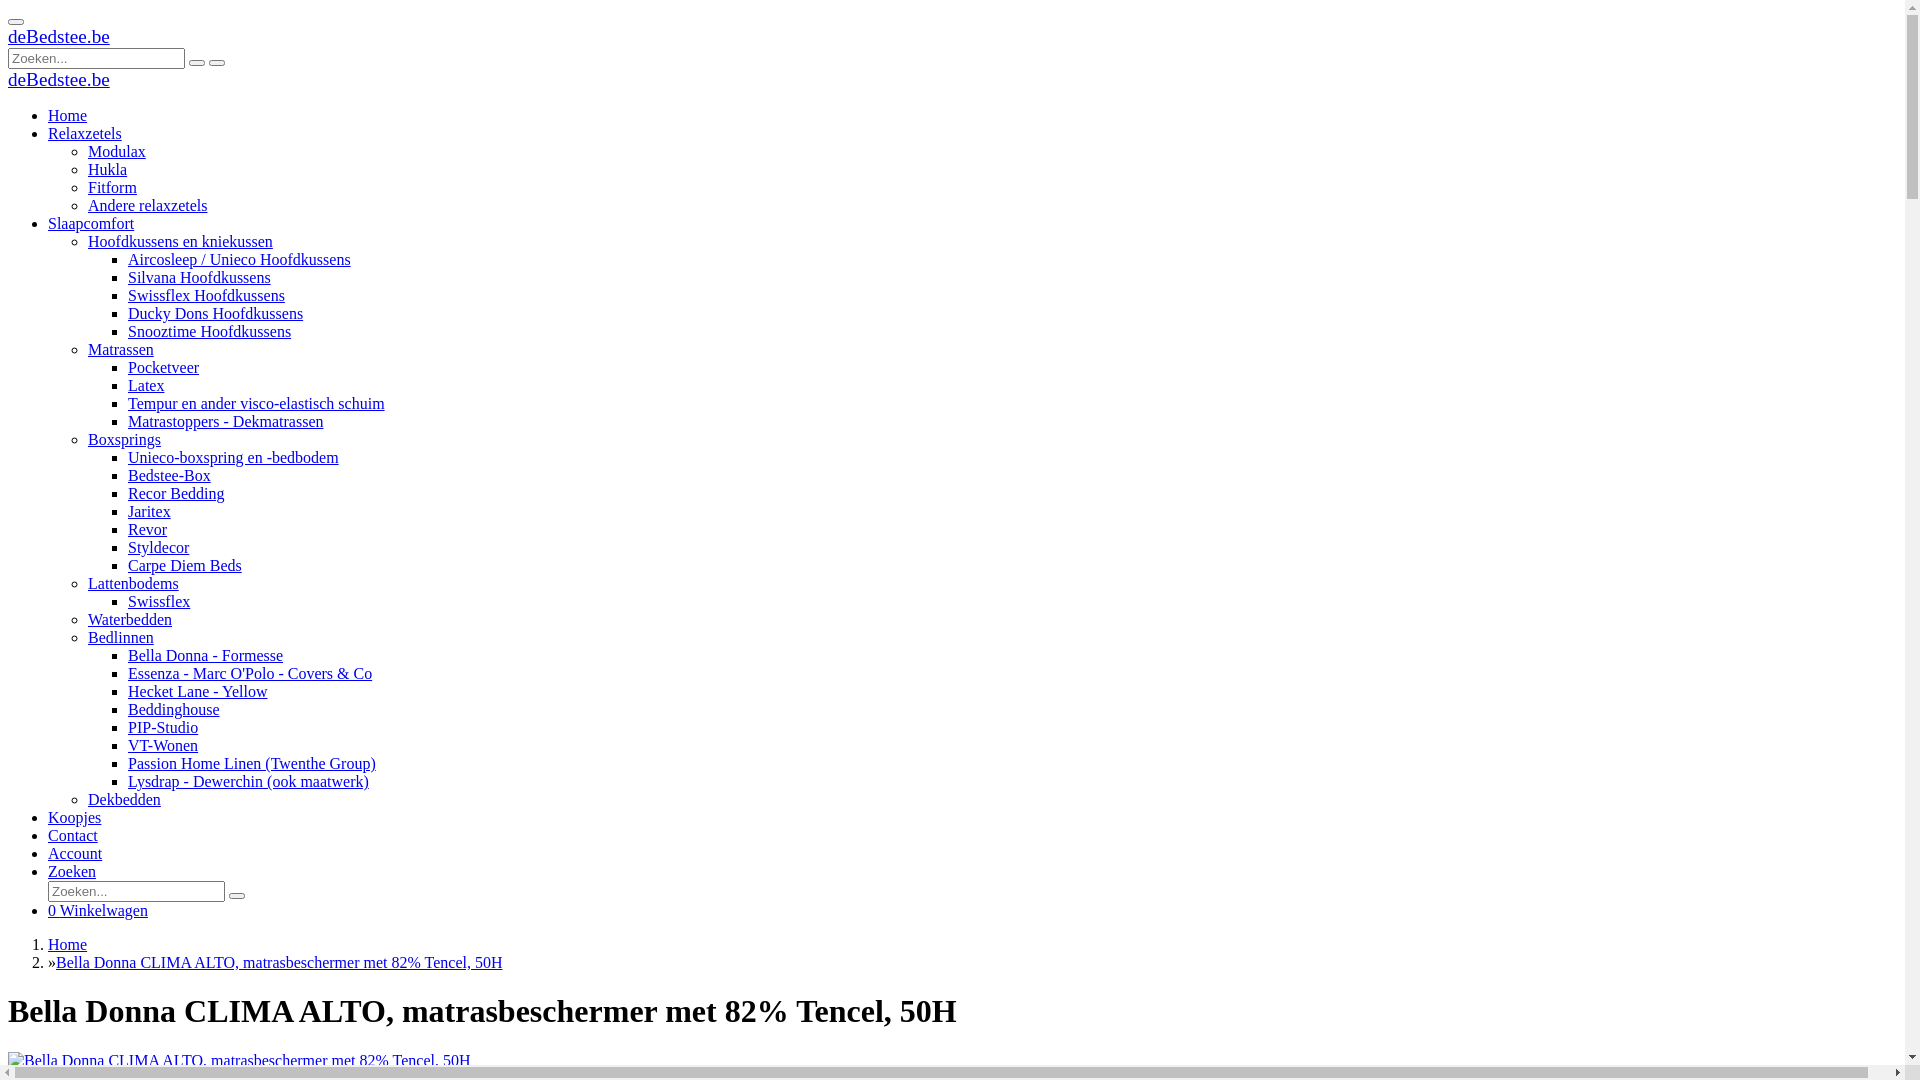 Image resolution: width=1920 pixels, height=1080 pixels. Describe the element at coordinates (127, 510) in the screenshot. I see `'Jaritex'` at that location.